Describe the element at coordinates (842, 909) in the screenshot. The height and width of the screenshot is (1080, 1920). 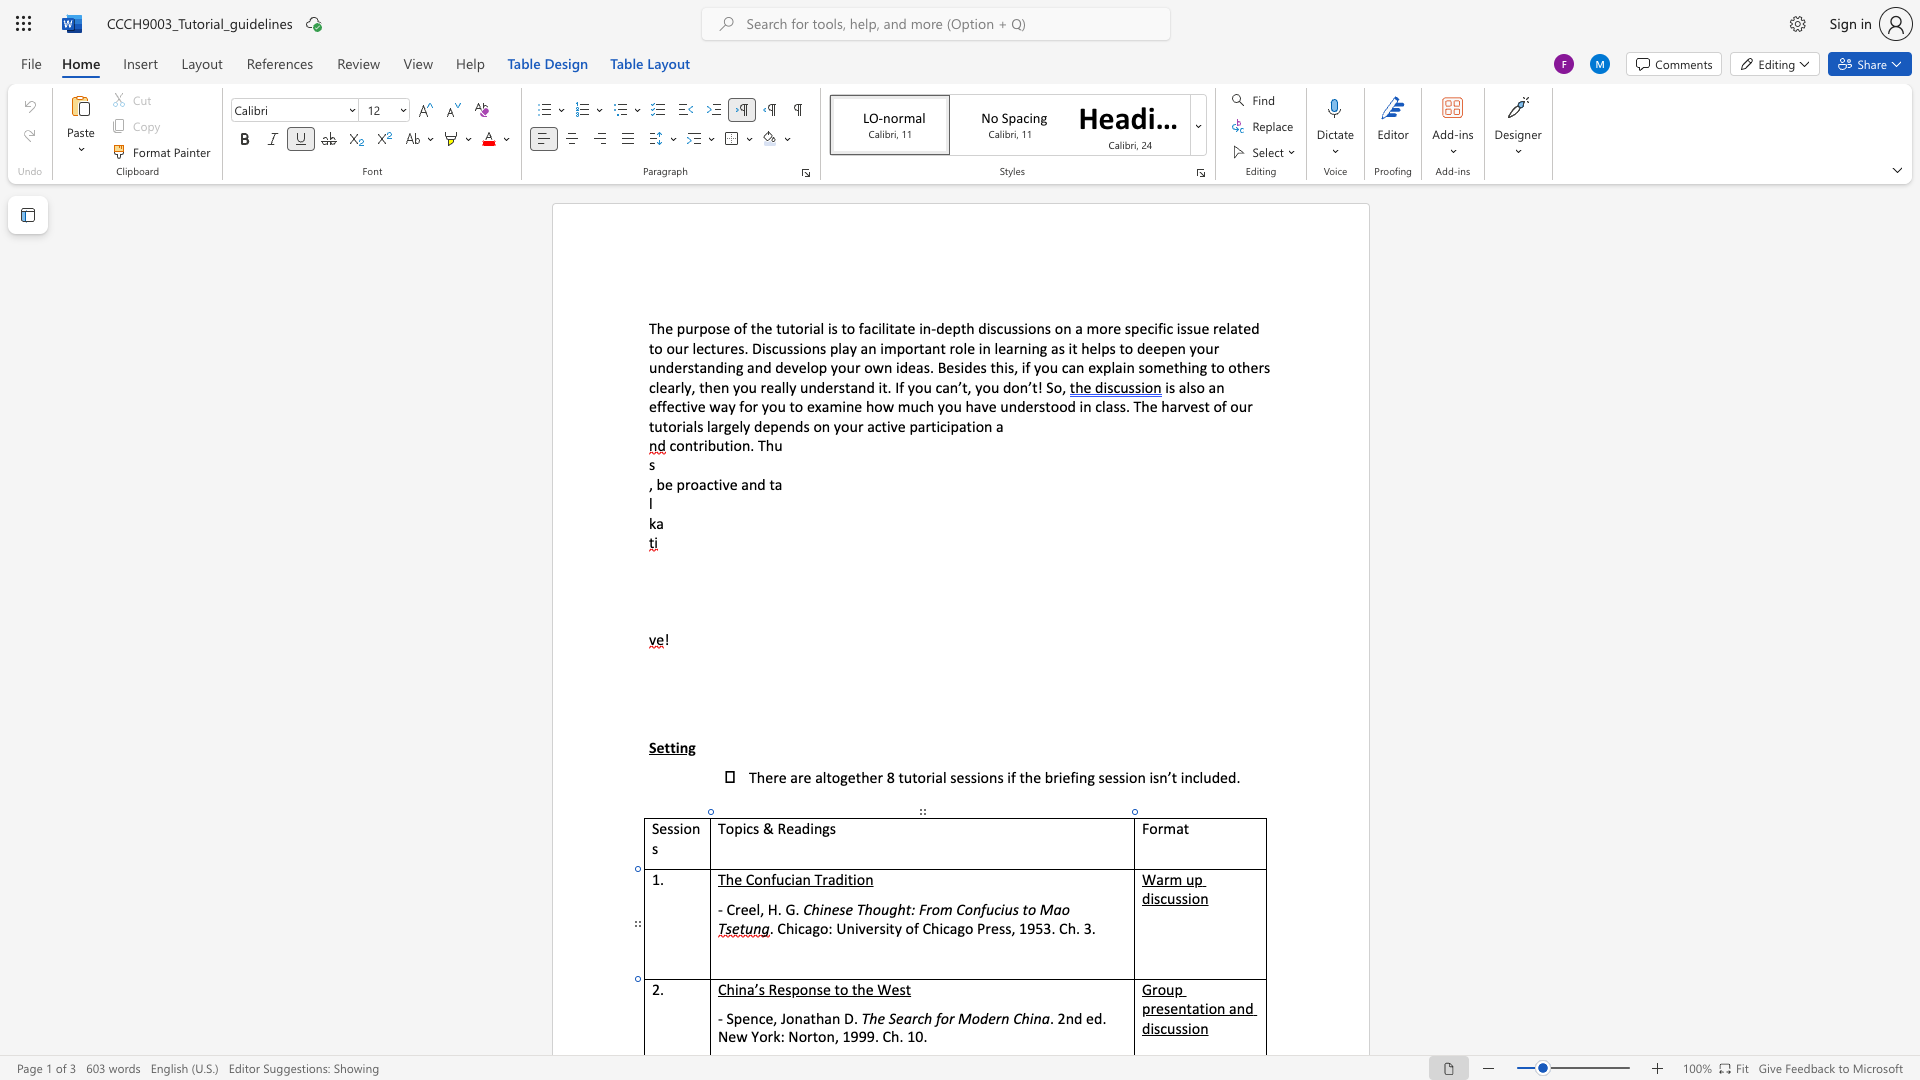
I see `the 1th character "s" in the text` at that location.